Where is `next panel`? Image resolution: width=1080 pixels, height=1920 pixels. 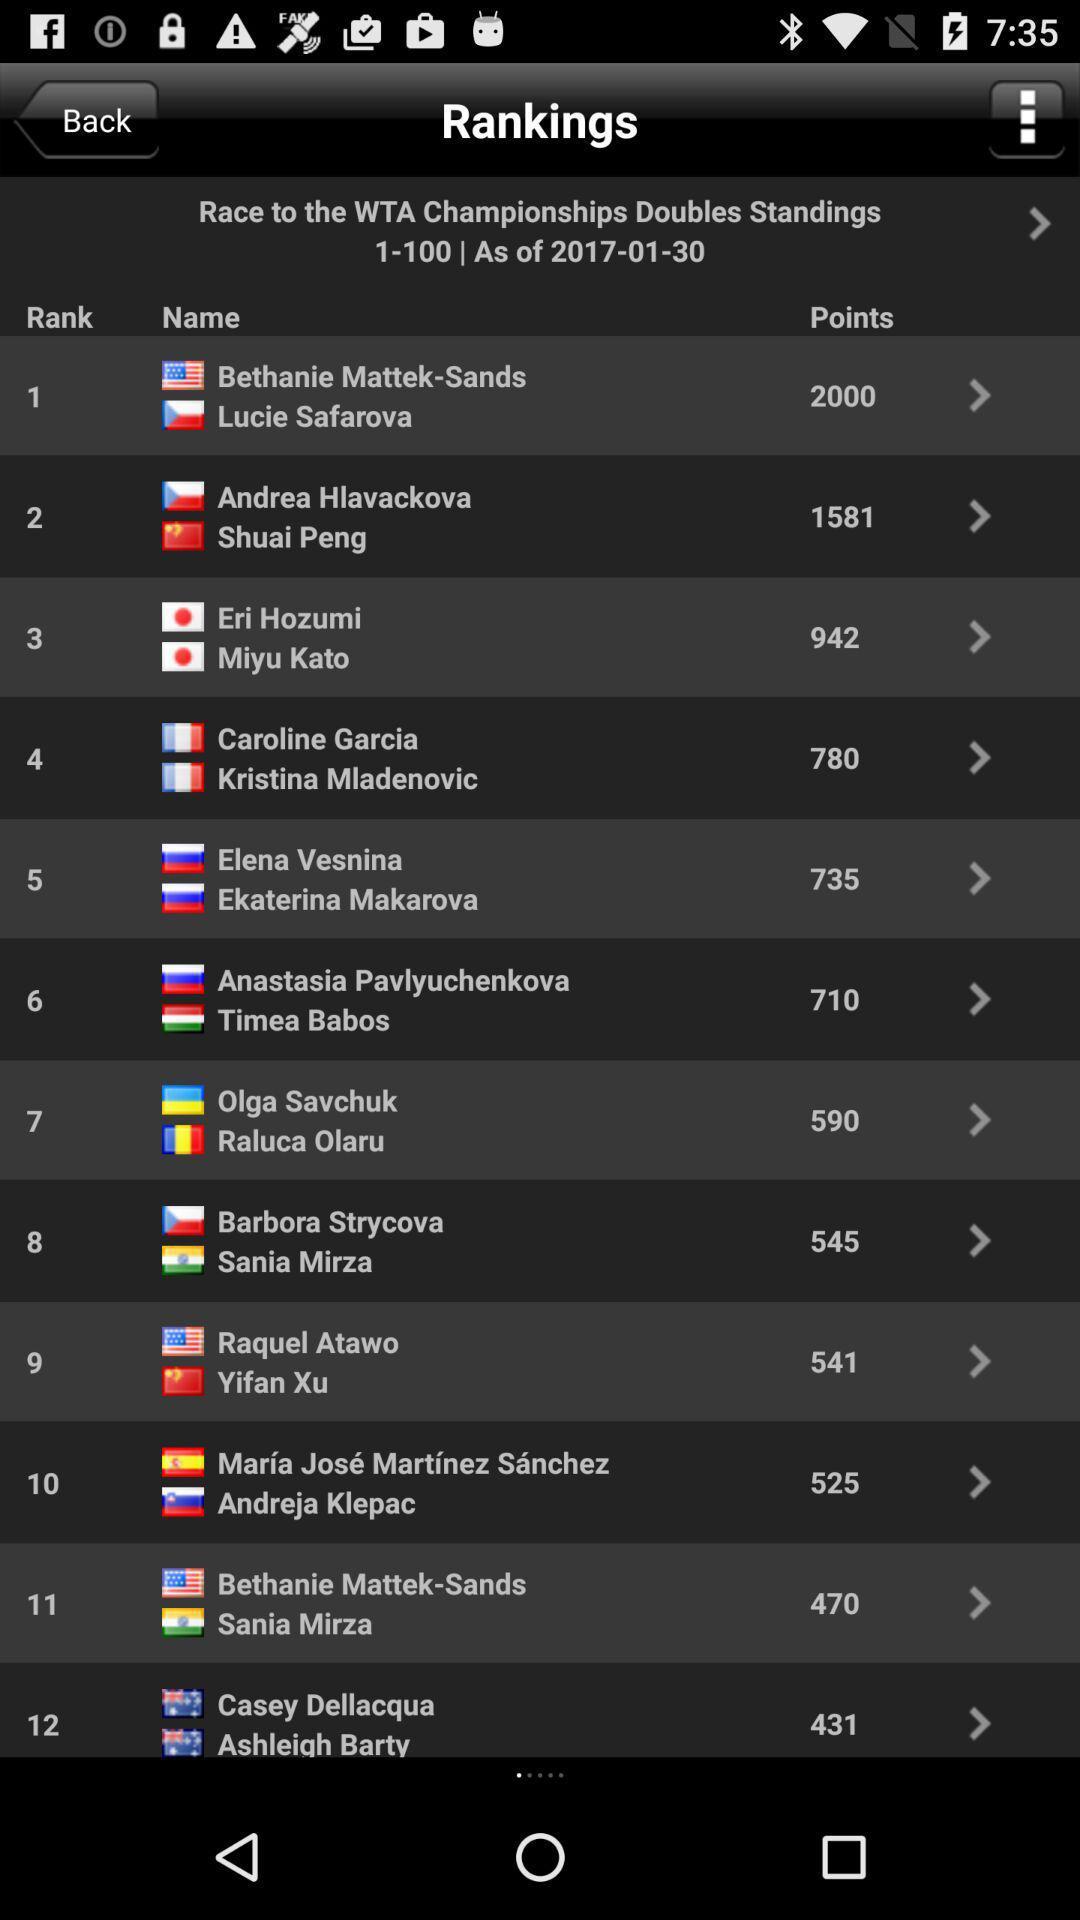 next panel is located at coordinates (1050, 223).